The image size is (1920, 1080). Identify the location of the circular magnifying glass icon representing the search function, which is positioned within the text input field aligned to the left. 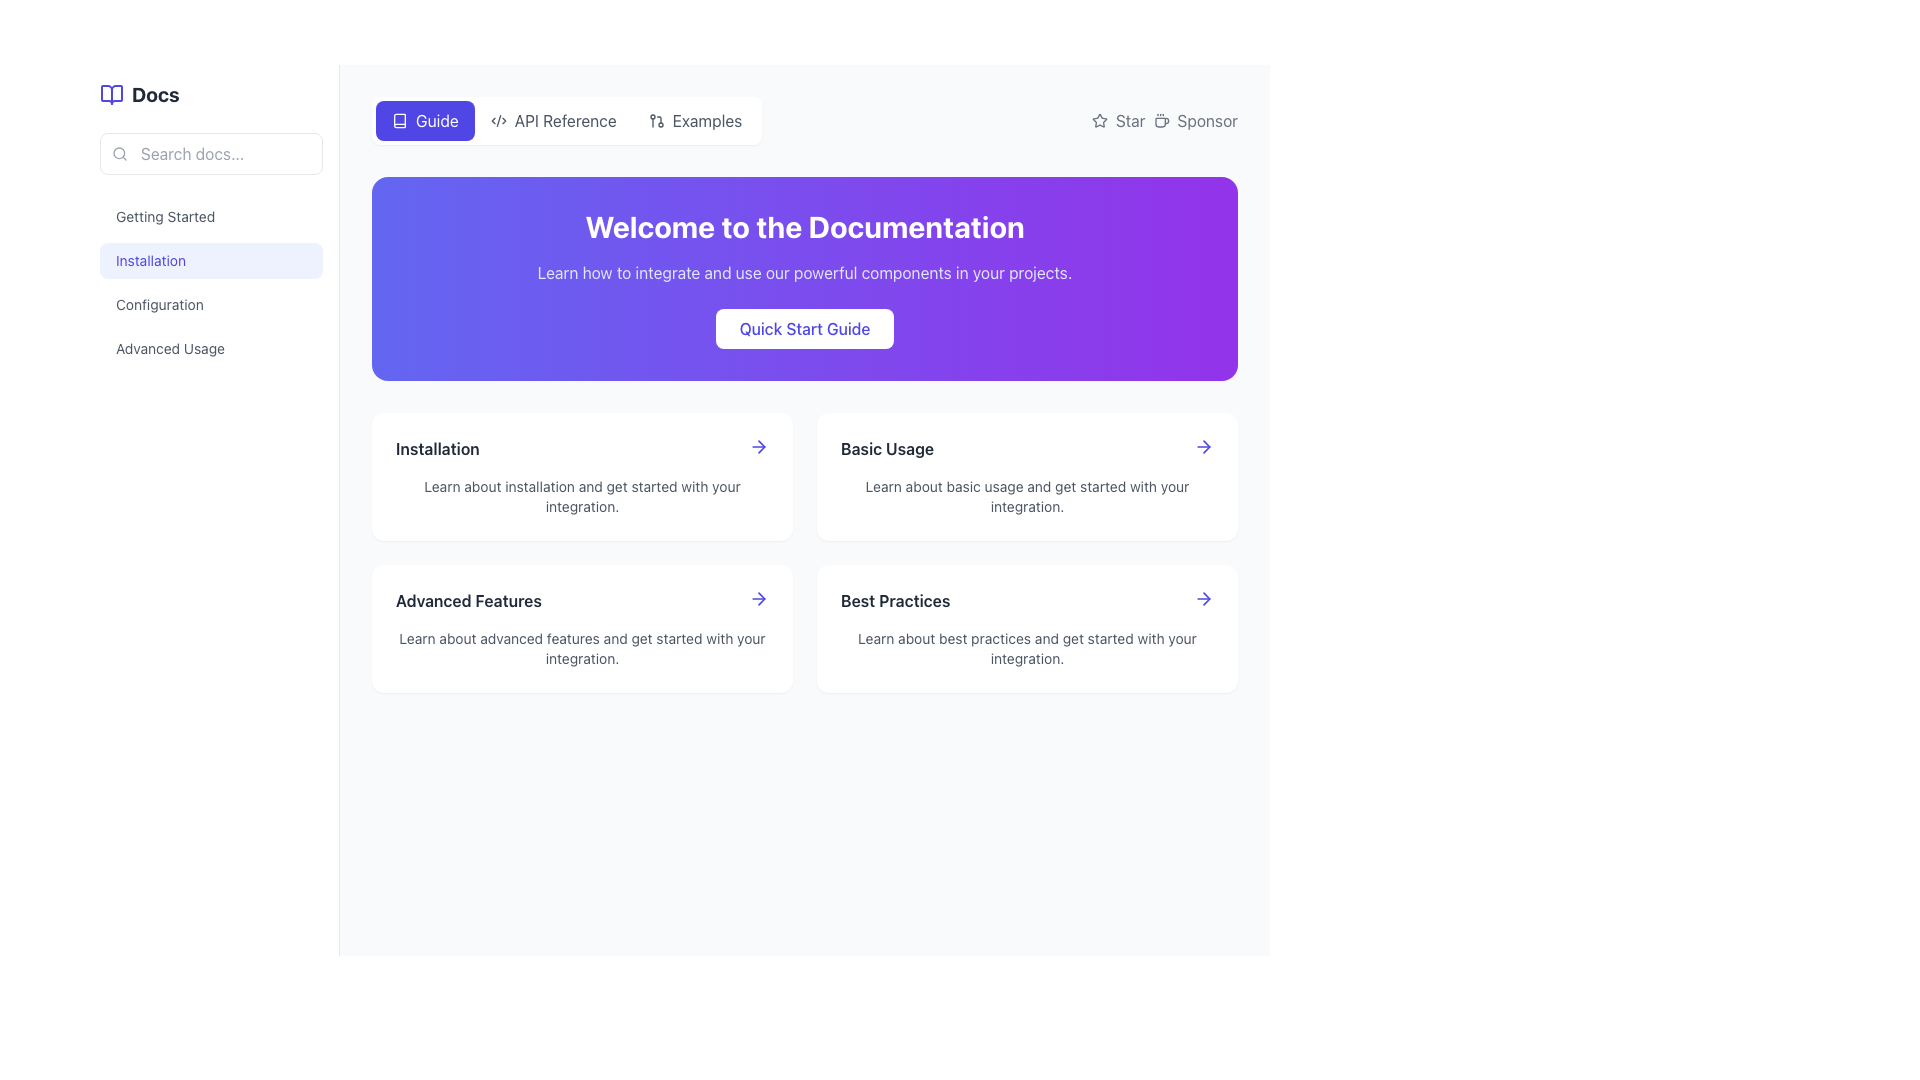
(119, 153).